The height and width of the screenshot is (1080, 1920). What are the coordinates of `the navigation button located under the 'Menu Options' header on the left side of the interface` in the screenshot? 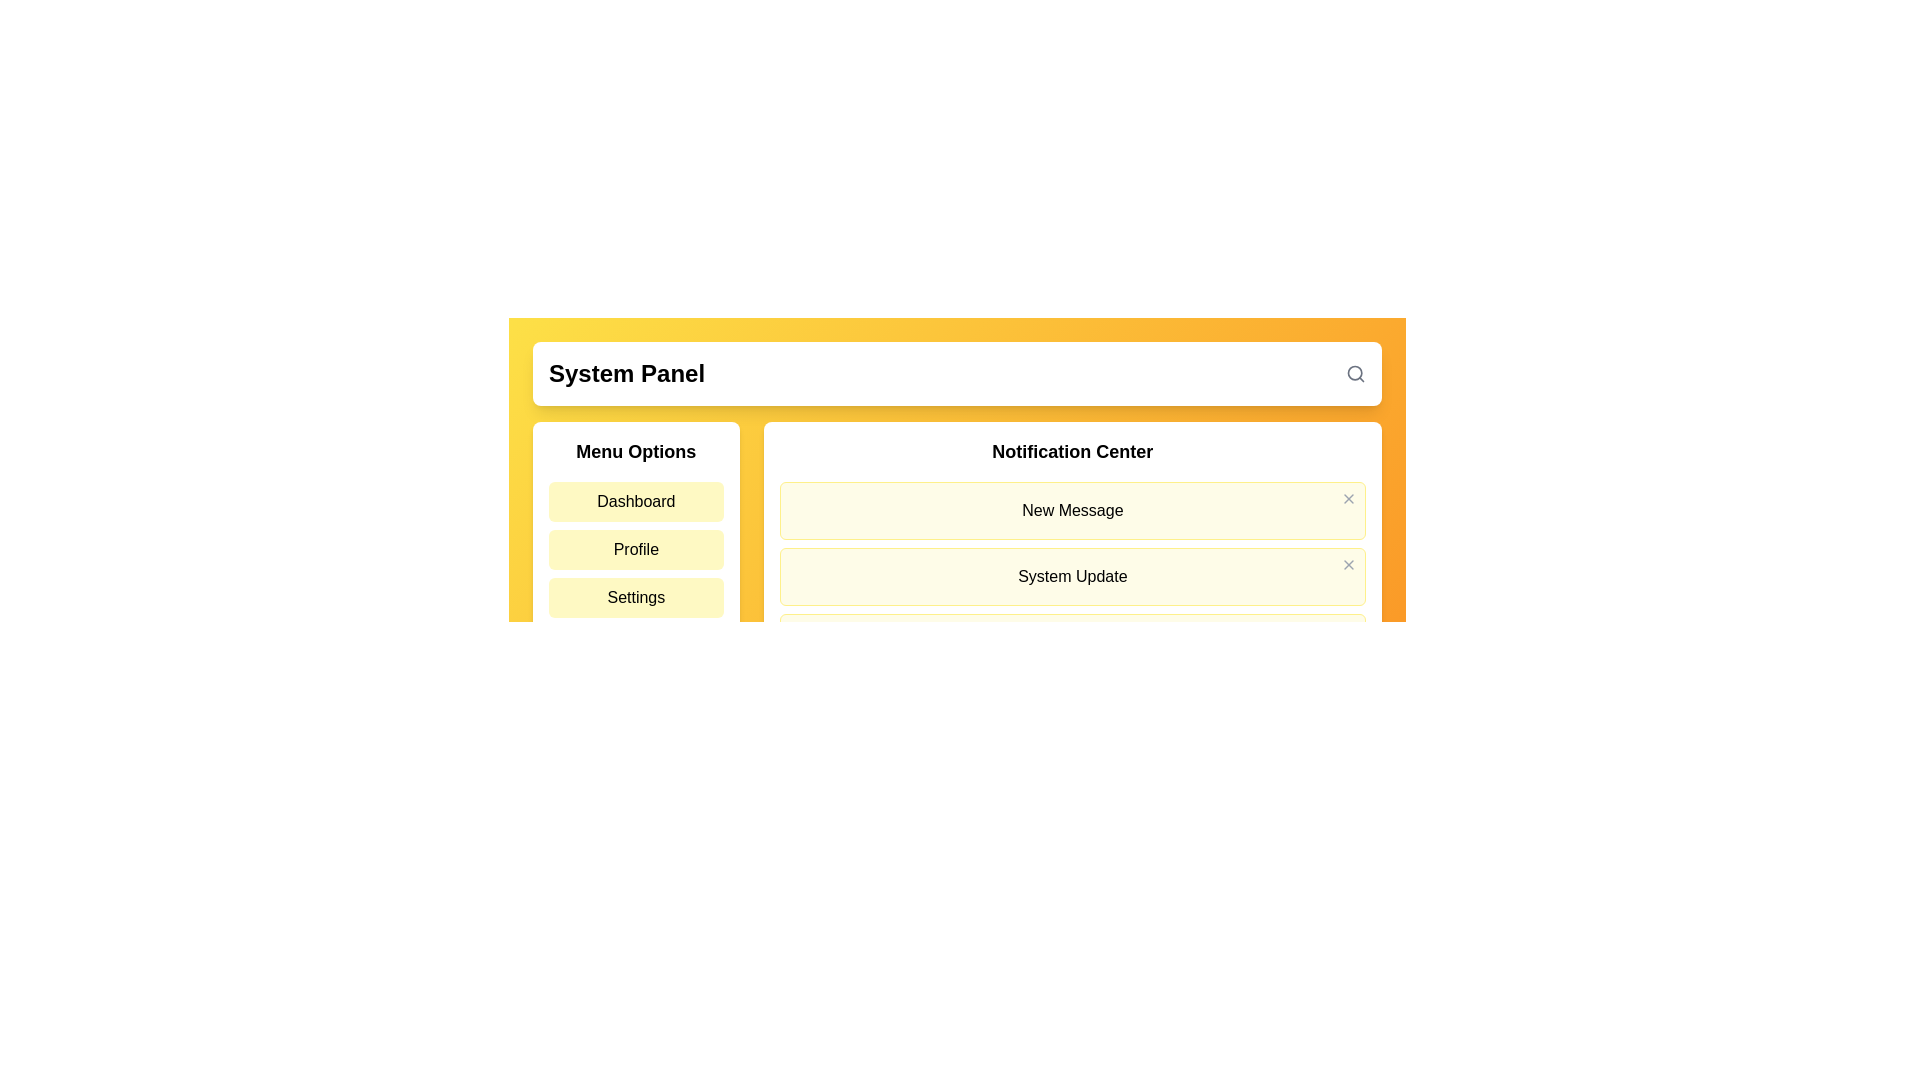 It's located at (635, 500).